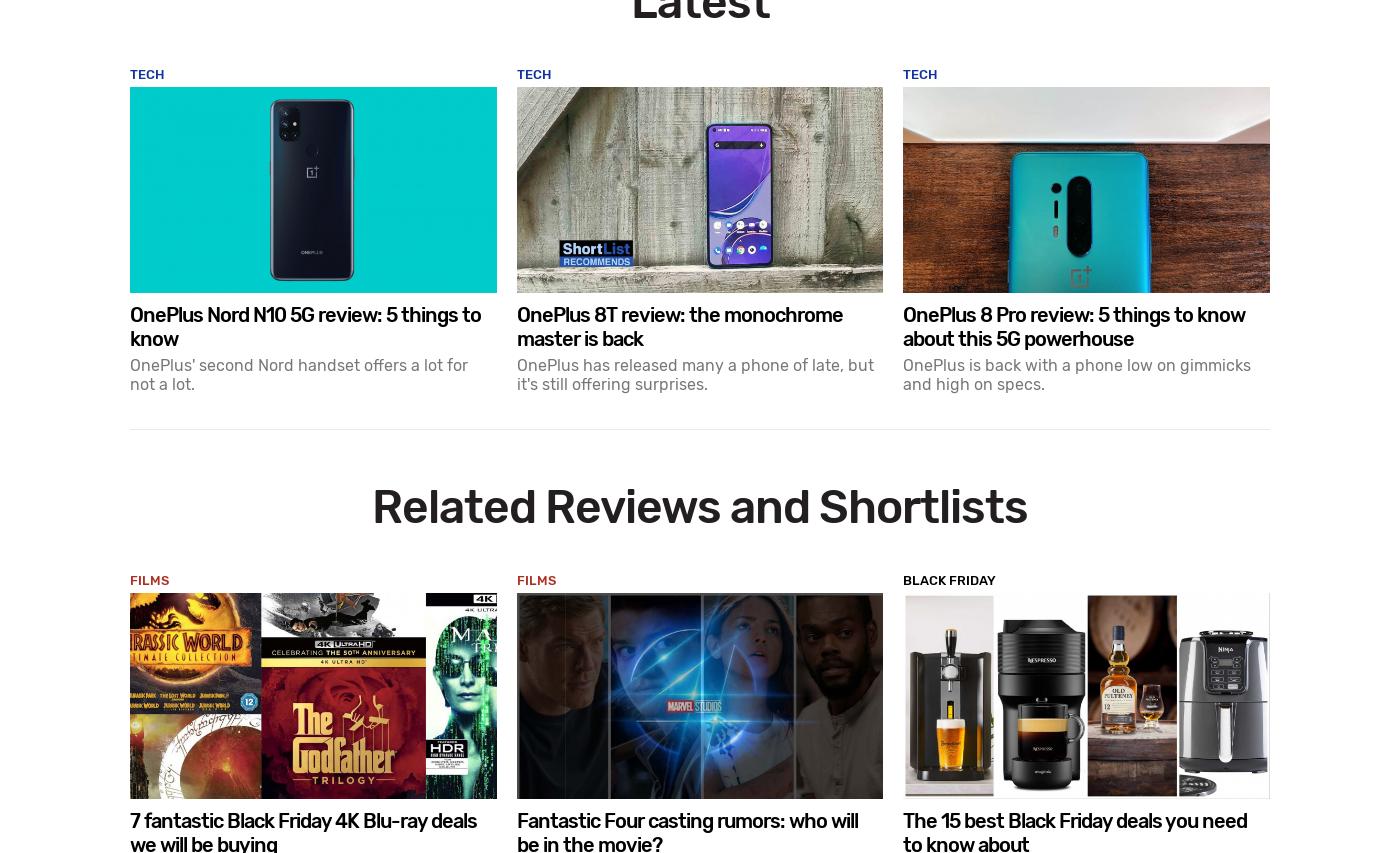 This screenshot has width=1400, height=853. I want to click on 'OnePlus 8 Pro review: 5 things to know about this 5G powerhouse', so click(903, 327).